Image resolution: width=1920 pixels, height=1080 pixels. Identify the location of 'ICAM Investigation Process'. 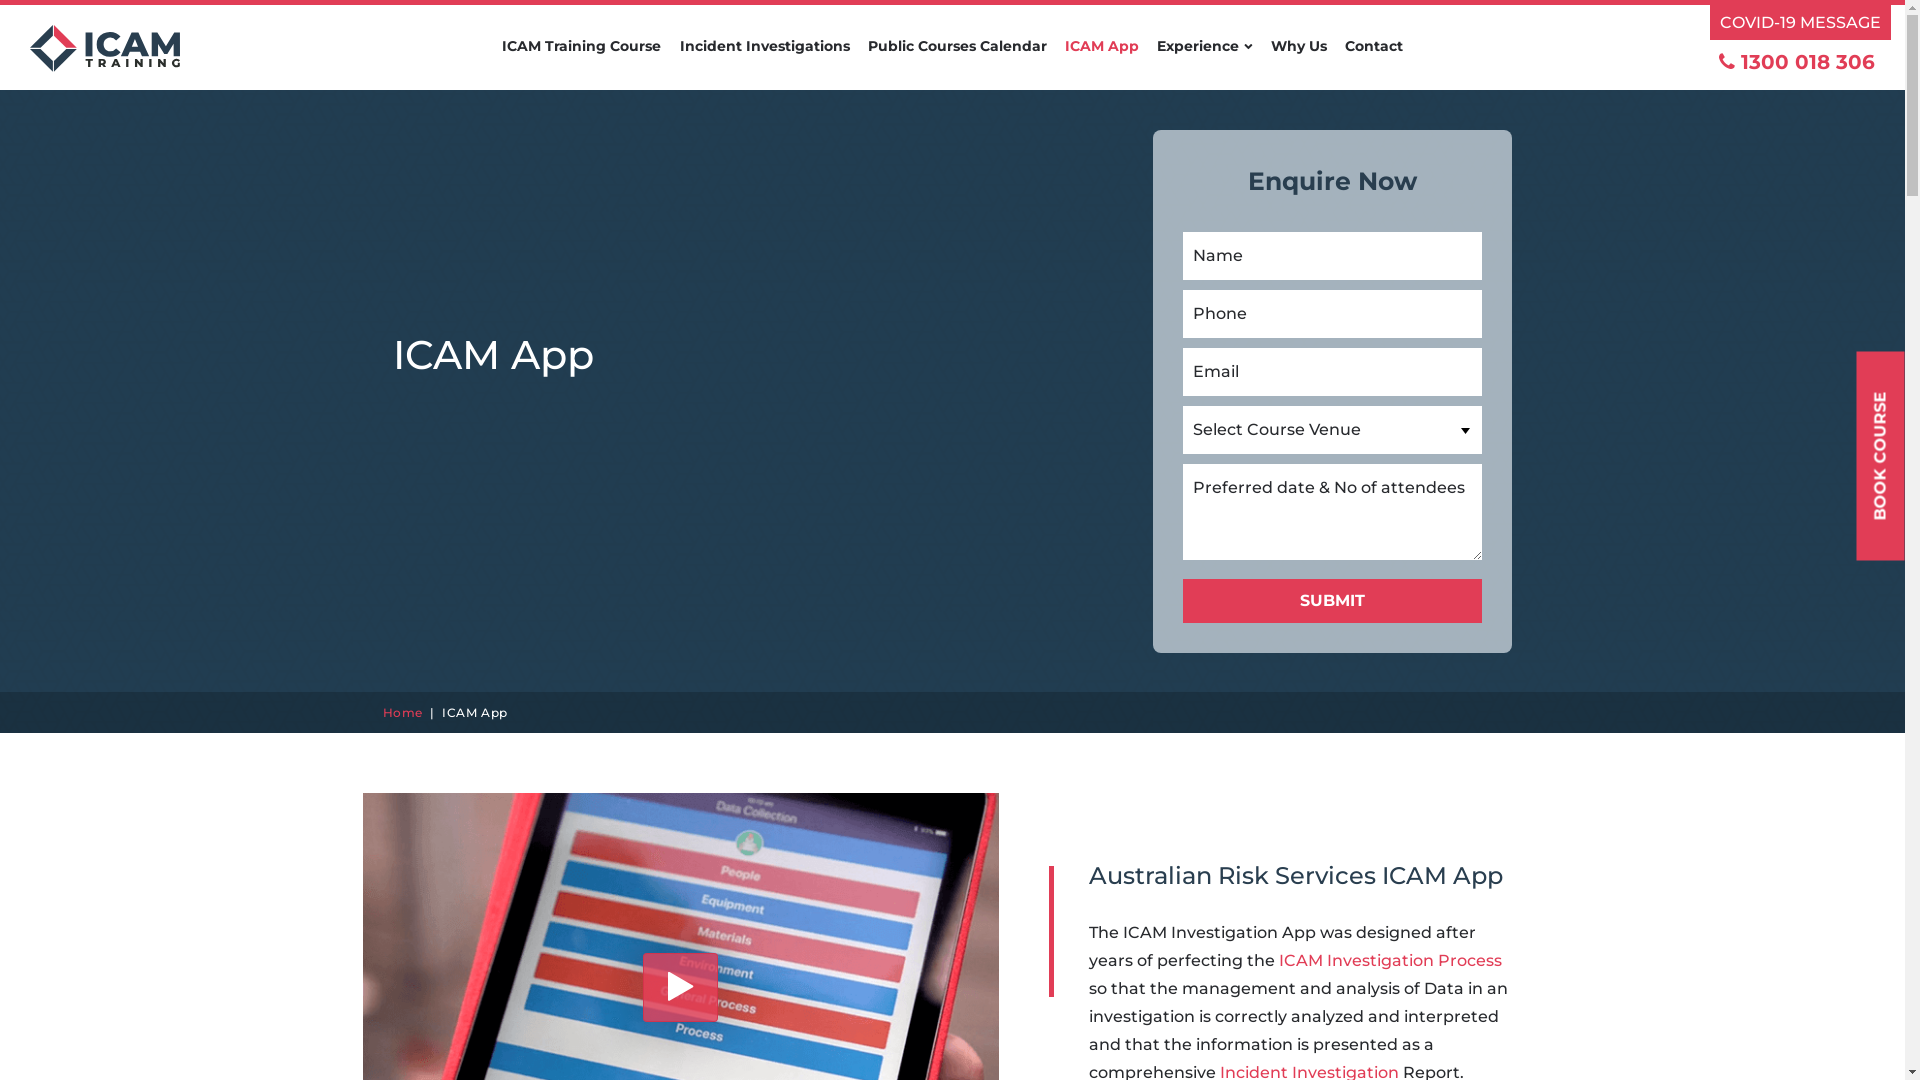
(1389, 959).